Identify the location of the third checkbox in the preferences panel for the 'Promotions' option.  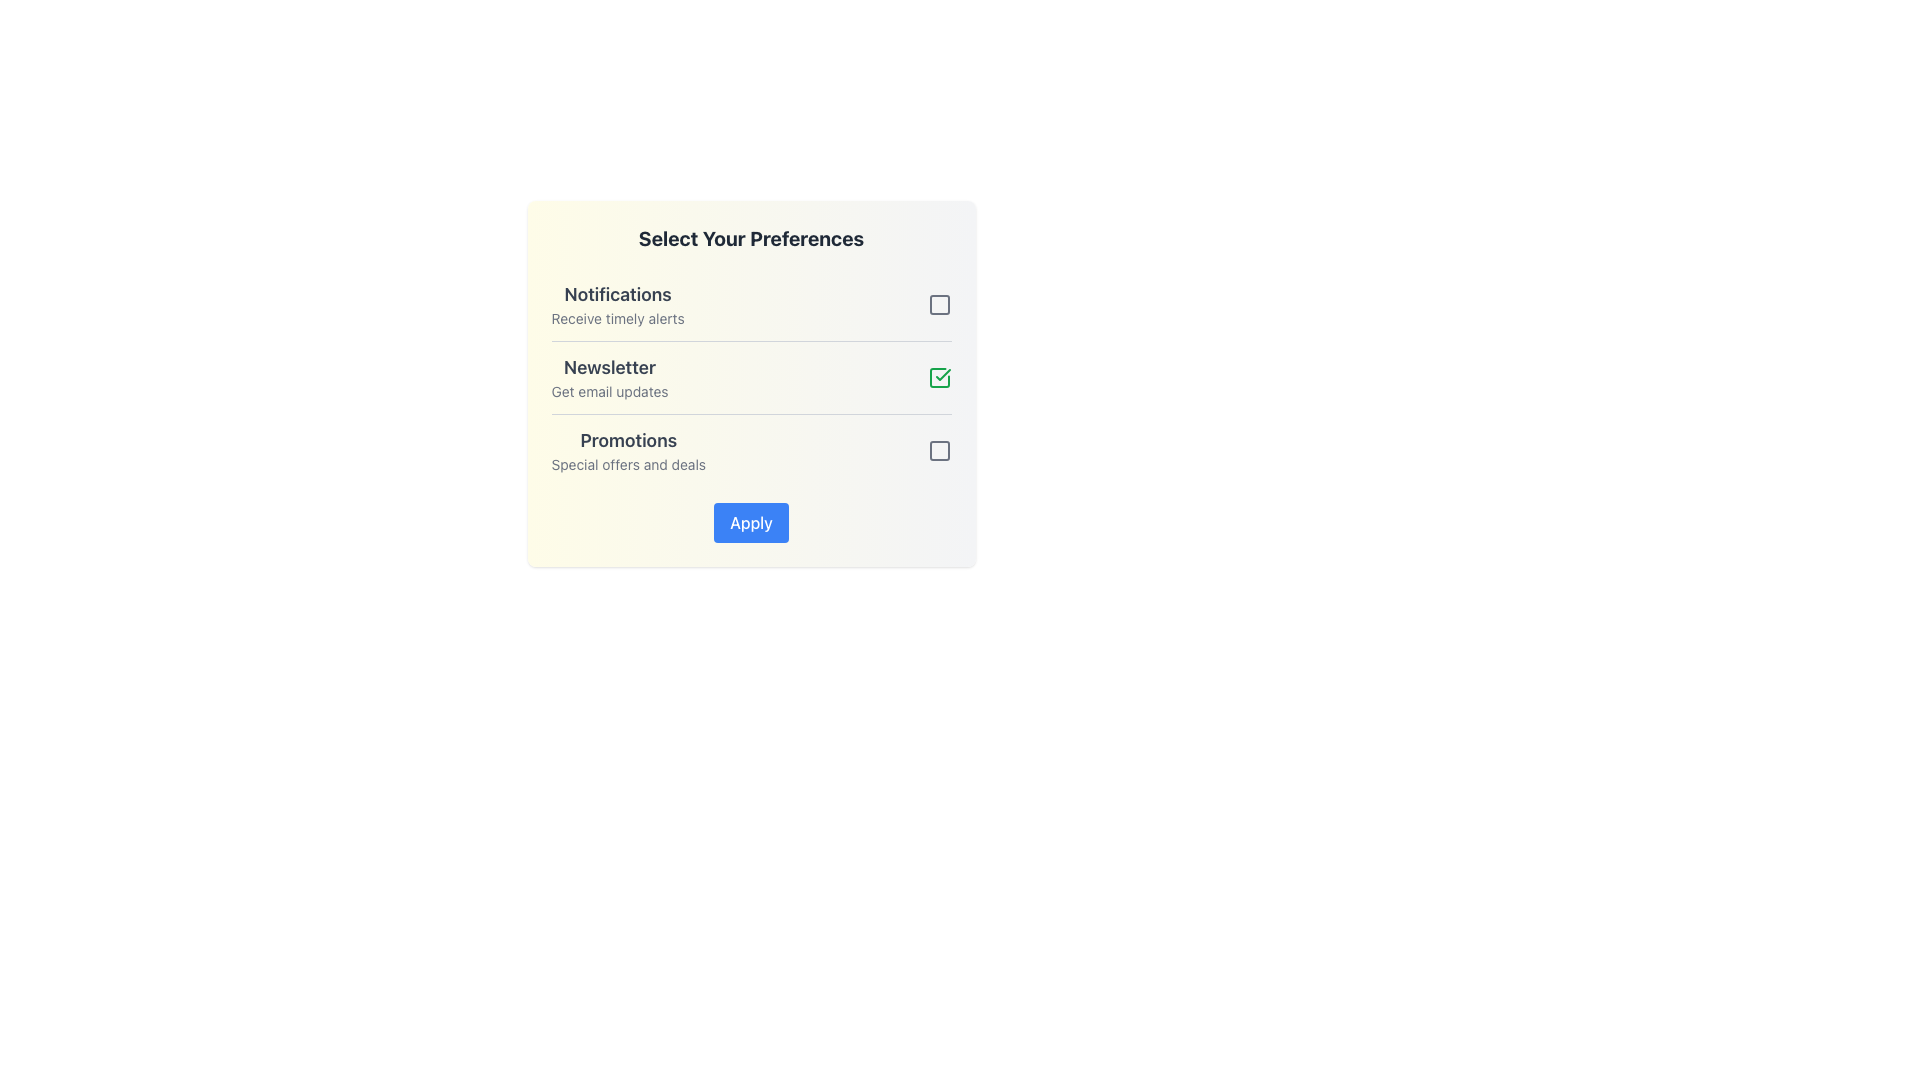
(938, 451).